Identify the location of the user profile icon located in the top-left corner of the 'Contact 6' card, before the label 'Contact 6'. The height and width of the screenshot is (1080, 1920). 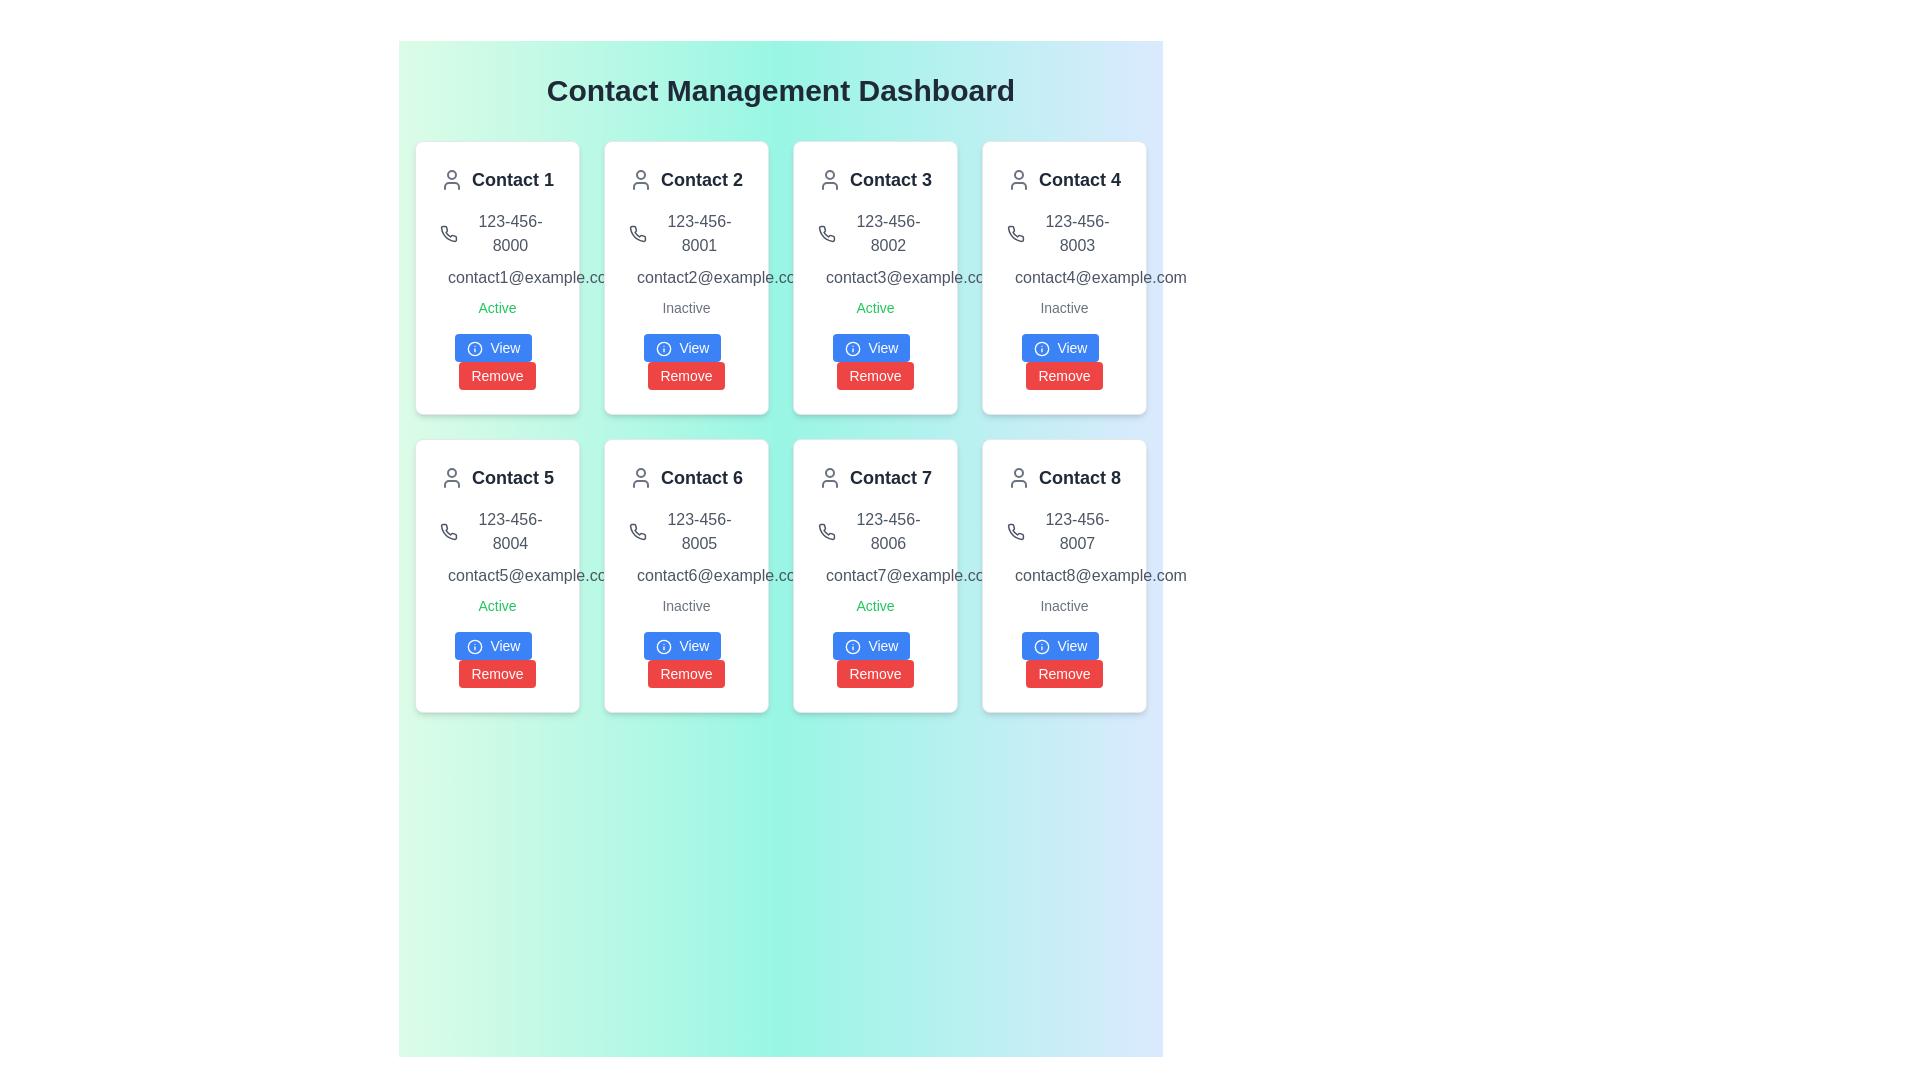
(641, 478).